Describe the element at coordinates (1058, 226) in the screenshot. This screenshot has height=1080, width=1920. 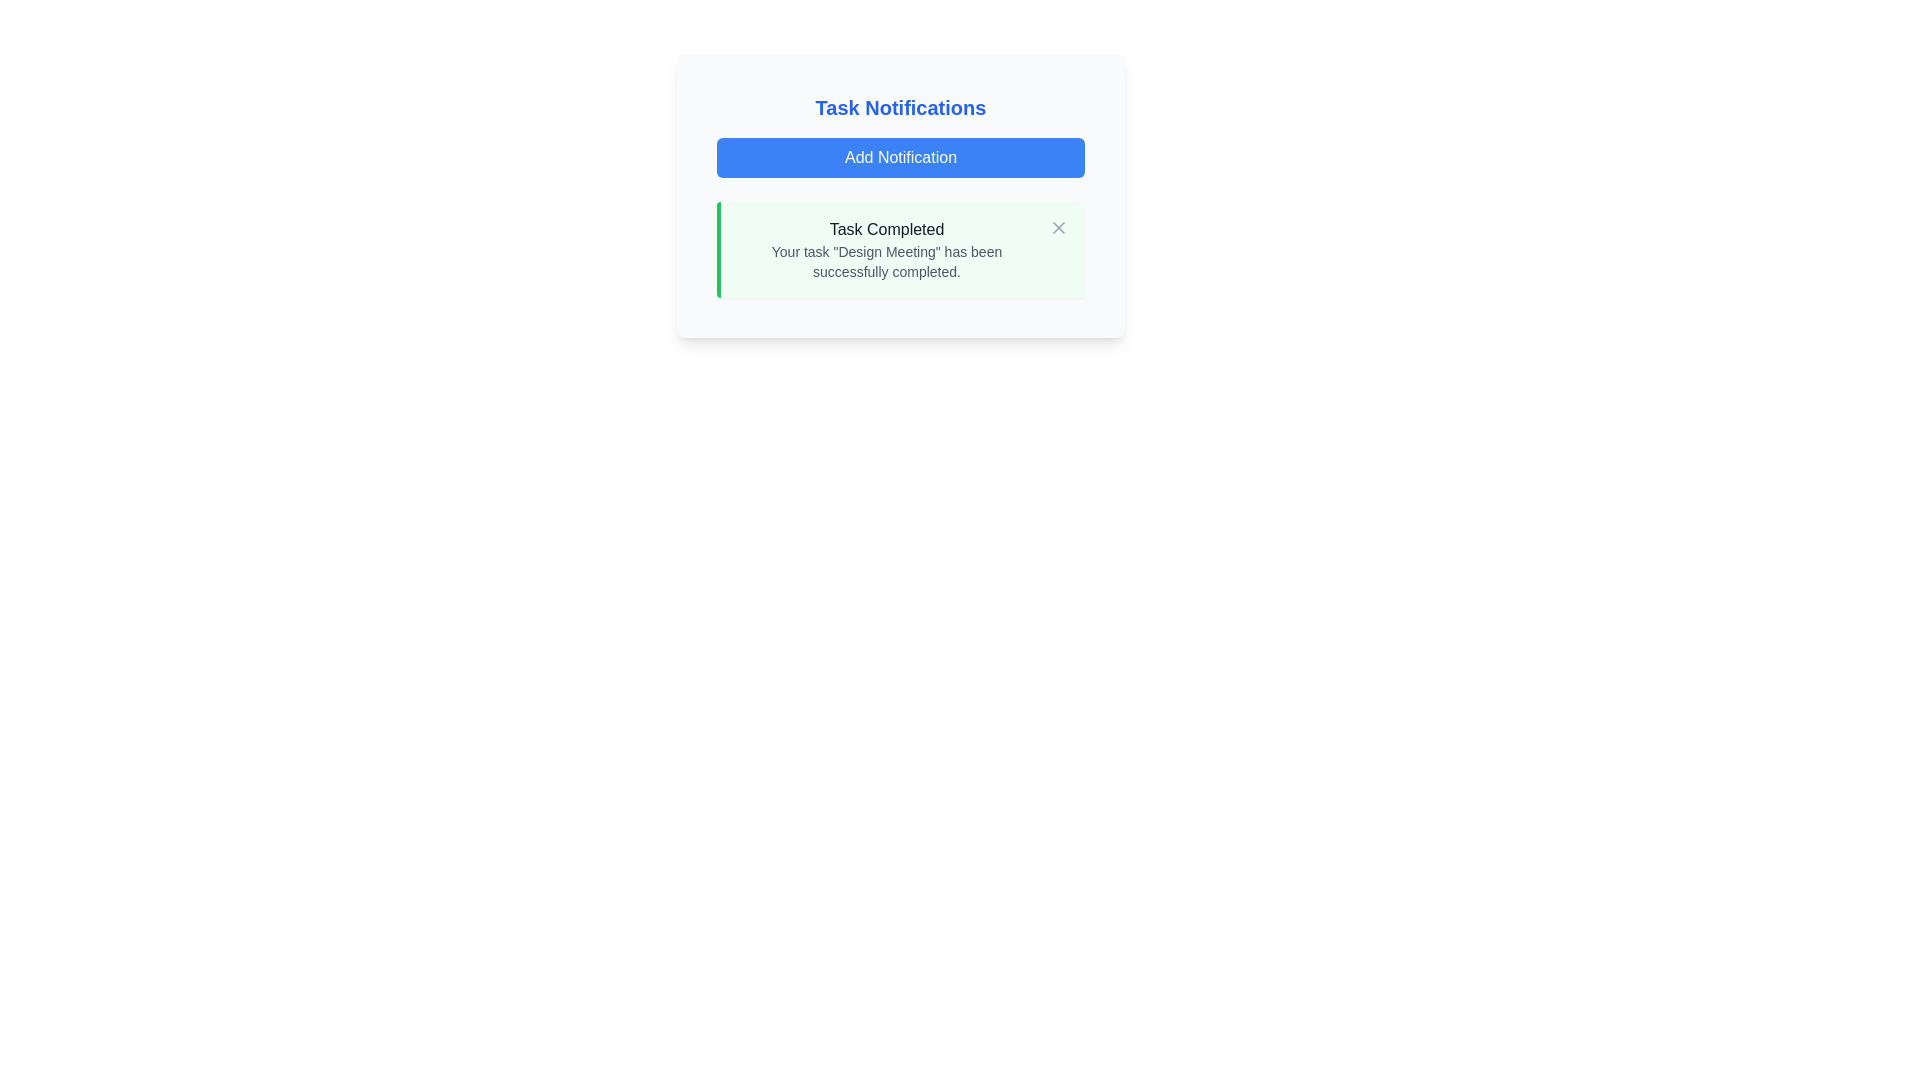
I see `the Close or dismiss icon located at the top-right corner of the 'Task Completed' notification` at that location.